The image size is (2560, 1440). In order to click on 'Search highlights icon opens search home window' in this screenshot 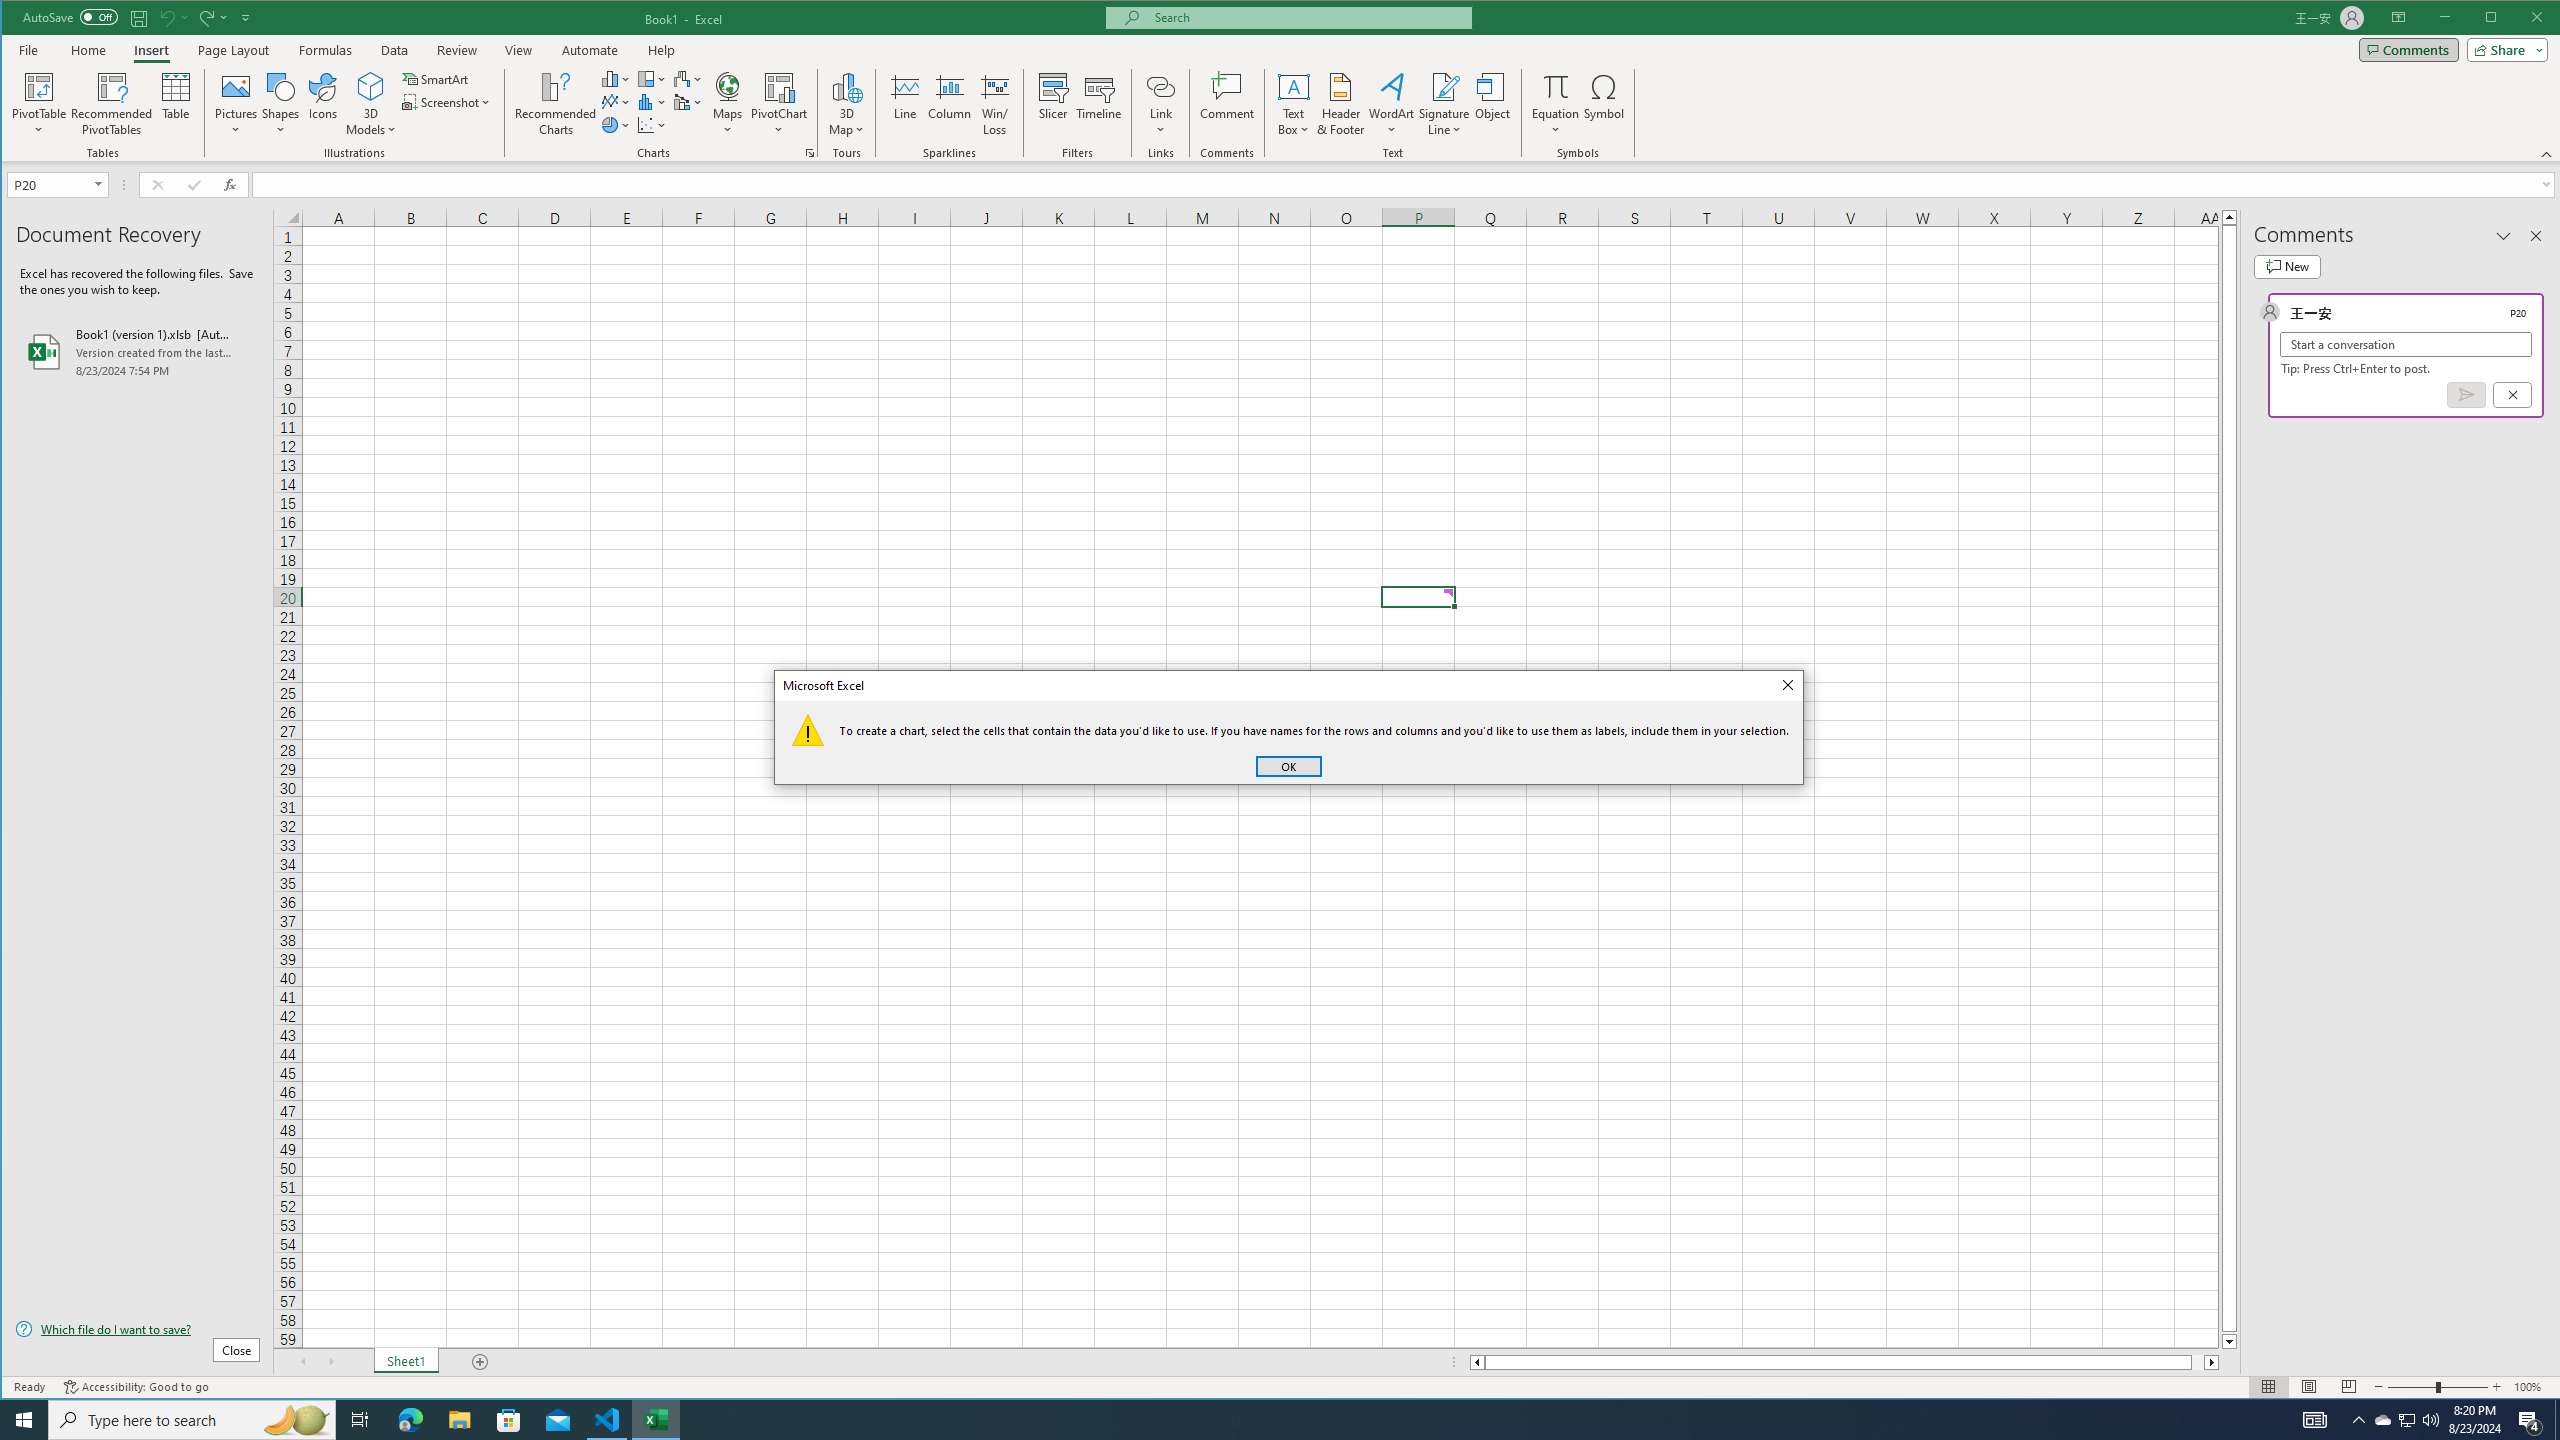, I will do `click(294, 1418)`.